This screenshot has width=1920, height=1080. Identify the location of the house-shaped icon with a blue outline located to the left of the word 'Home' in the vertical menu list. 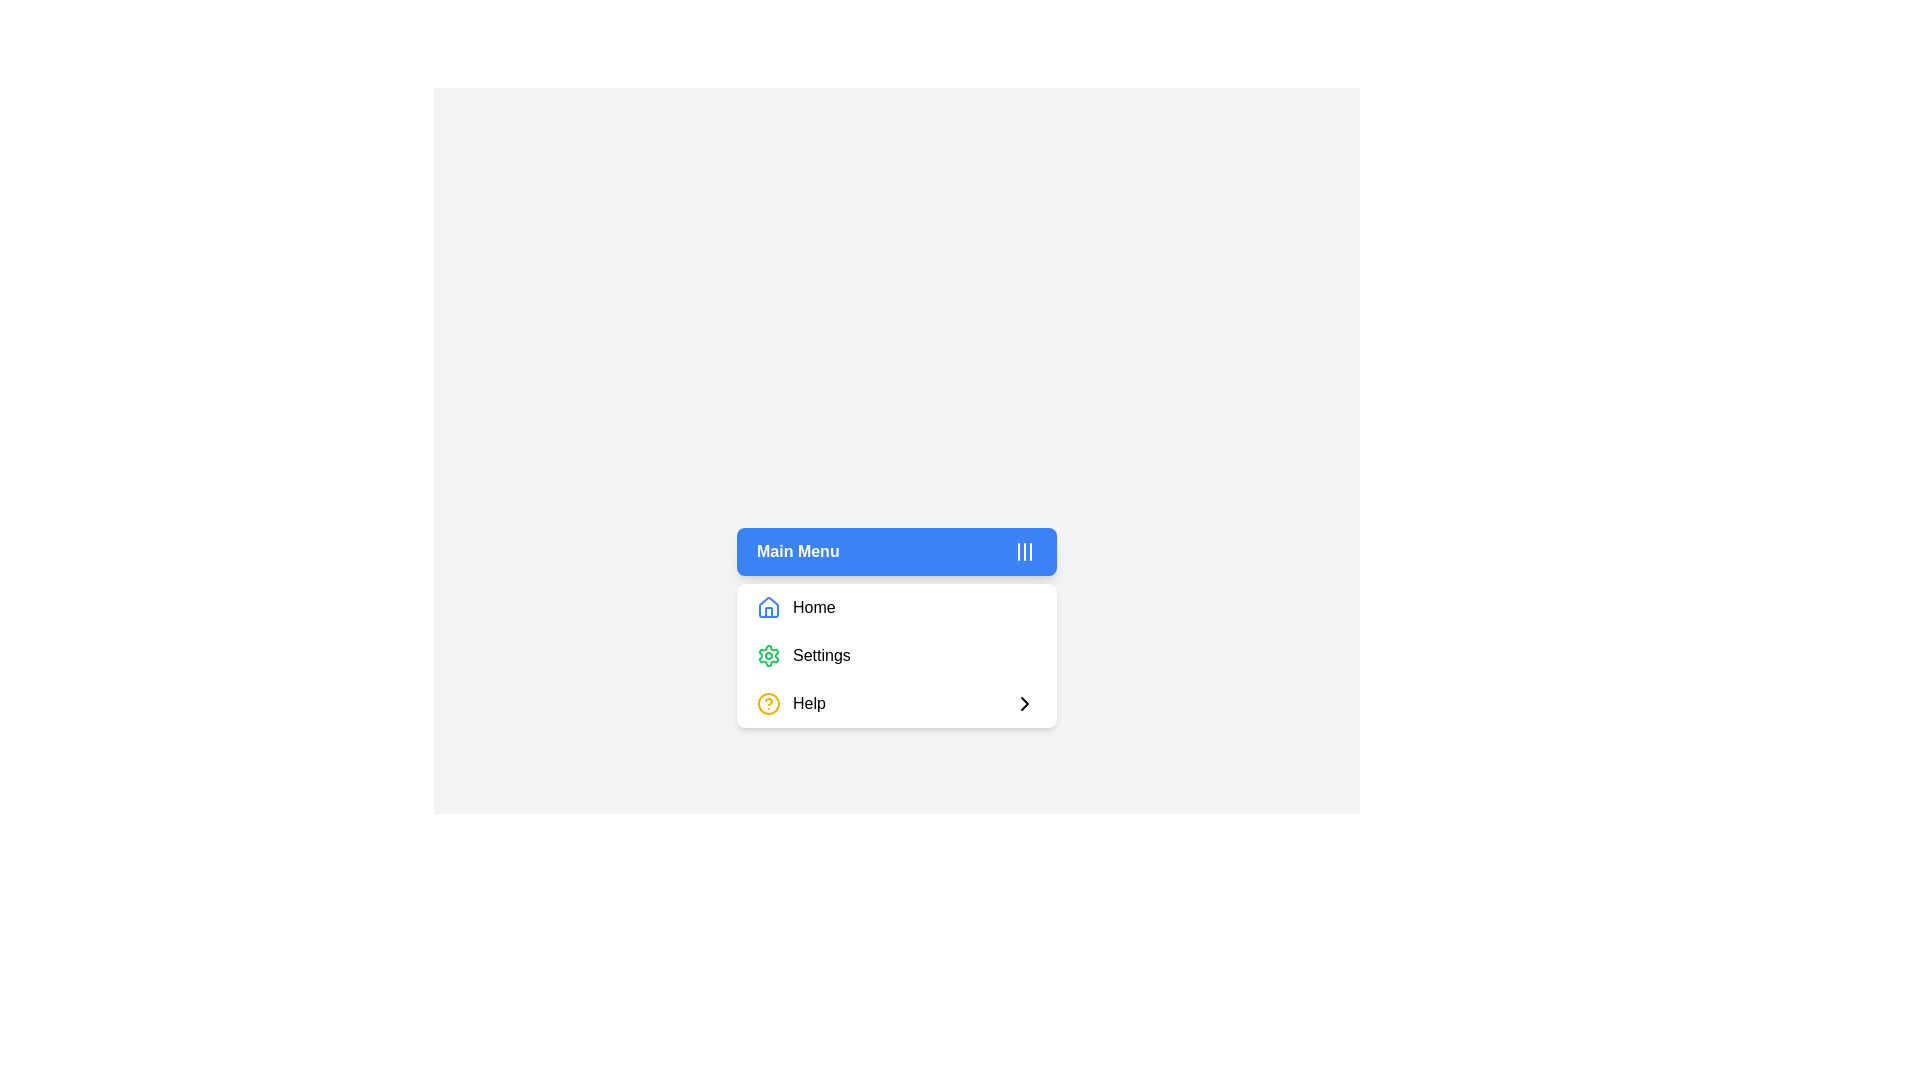
(767, 607).